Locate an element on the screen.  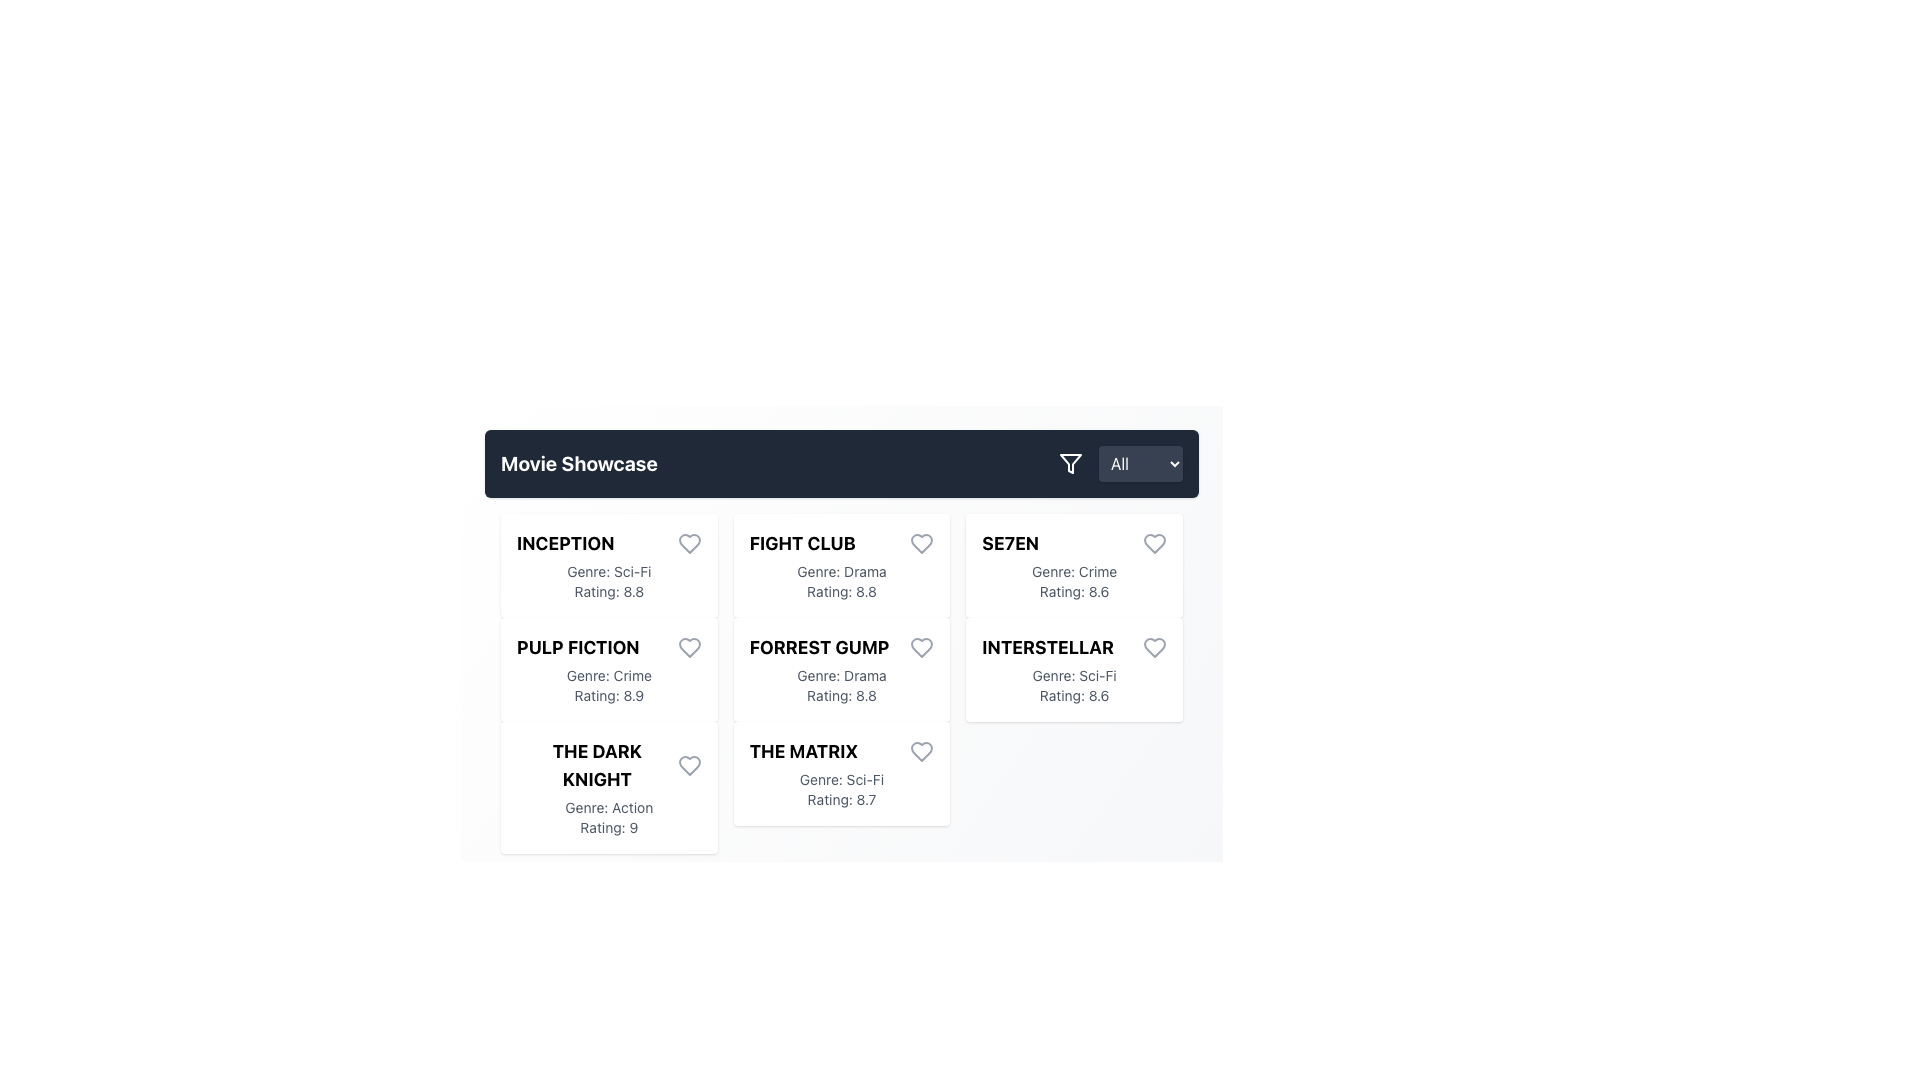
the 'FIGHT CLUB' title label, which is styled as bold, uppercase text in a large font size and is located at the top center of the second movie card in the grid under 'Movie Showcase' is located at coordinates (841, 543).